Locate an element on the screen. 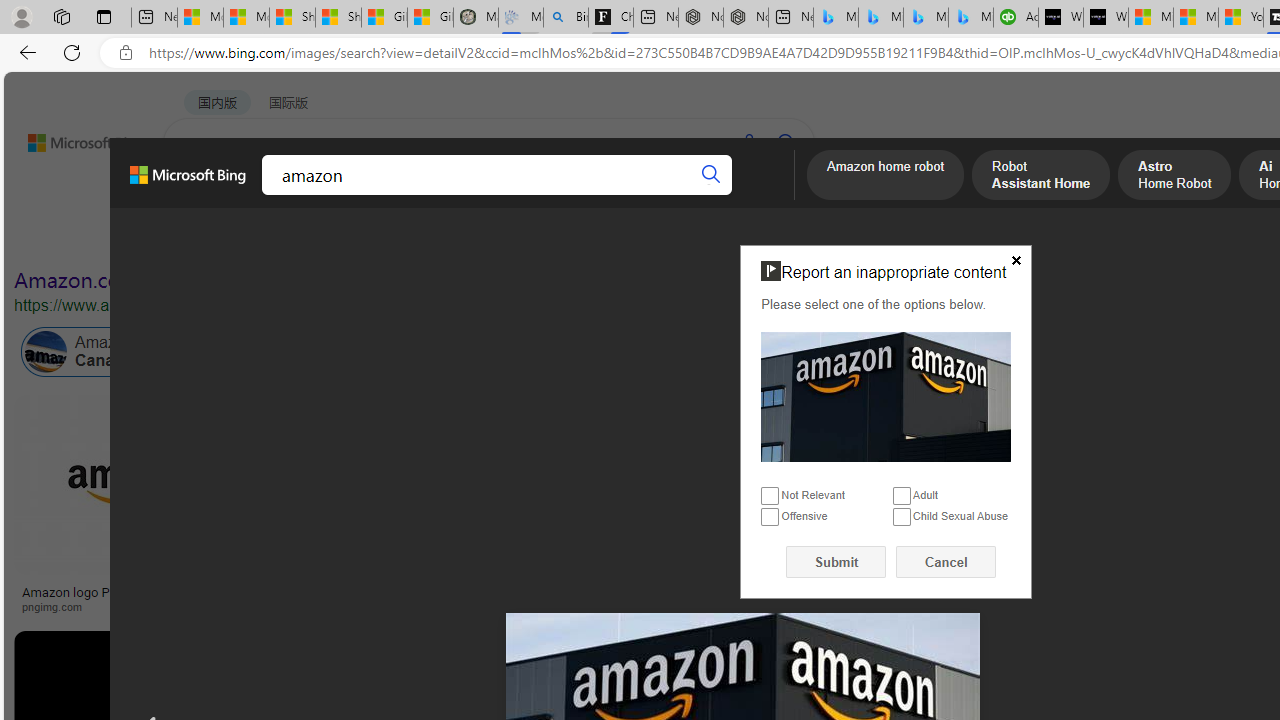 This screenshot has width=1280, height=720. 'Class: b_pri_nav_svg' is located at coordinates (337, 197).